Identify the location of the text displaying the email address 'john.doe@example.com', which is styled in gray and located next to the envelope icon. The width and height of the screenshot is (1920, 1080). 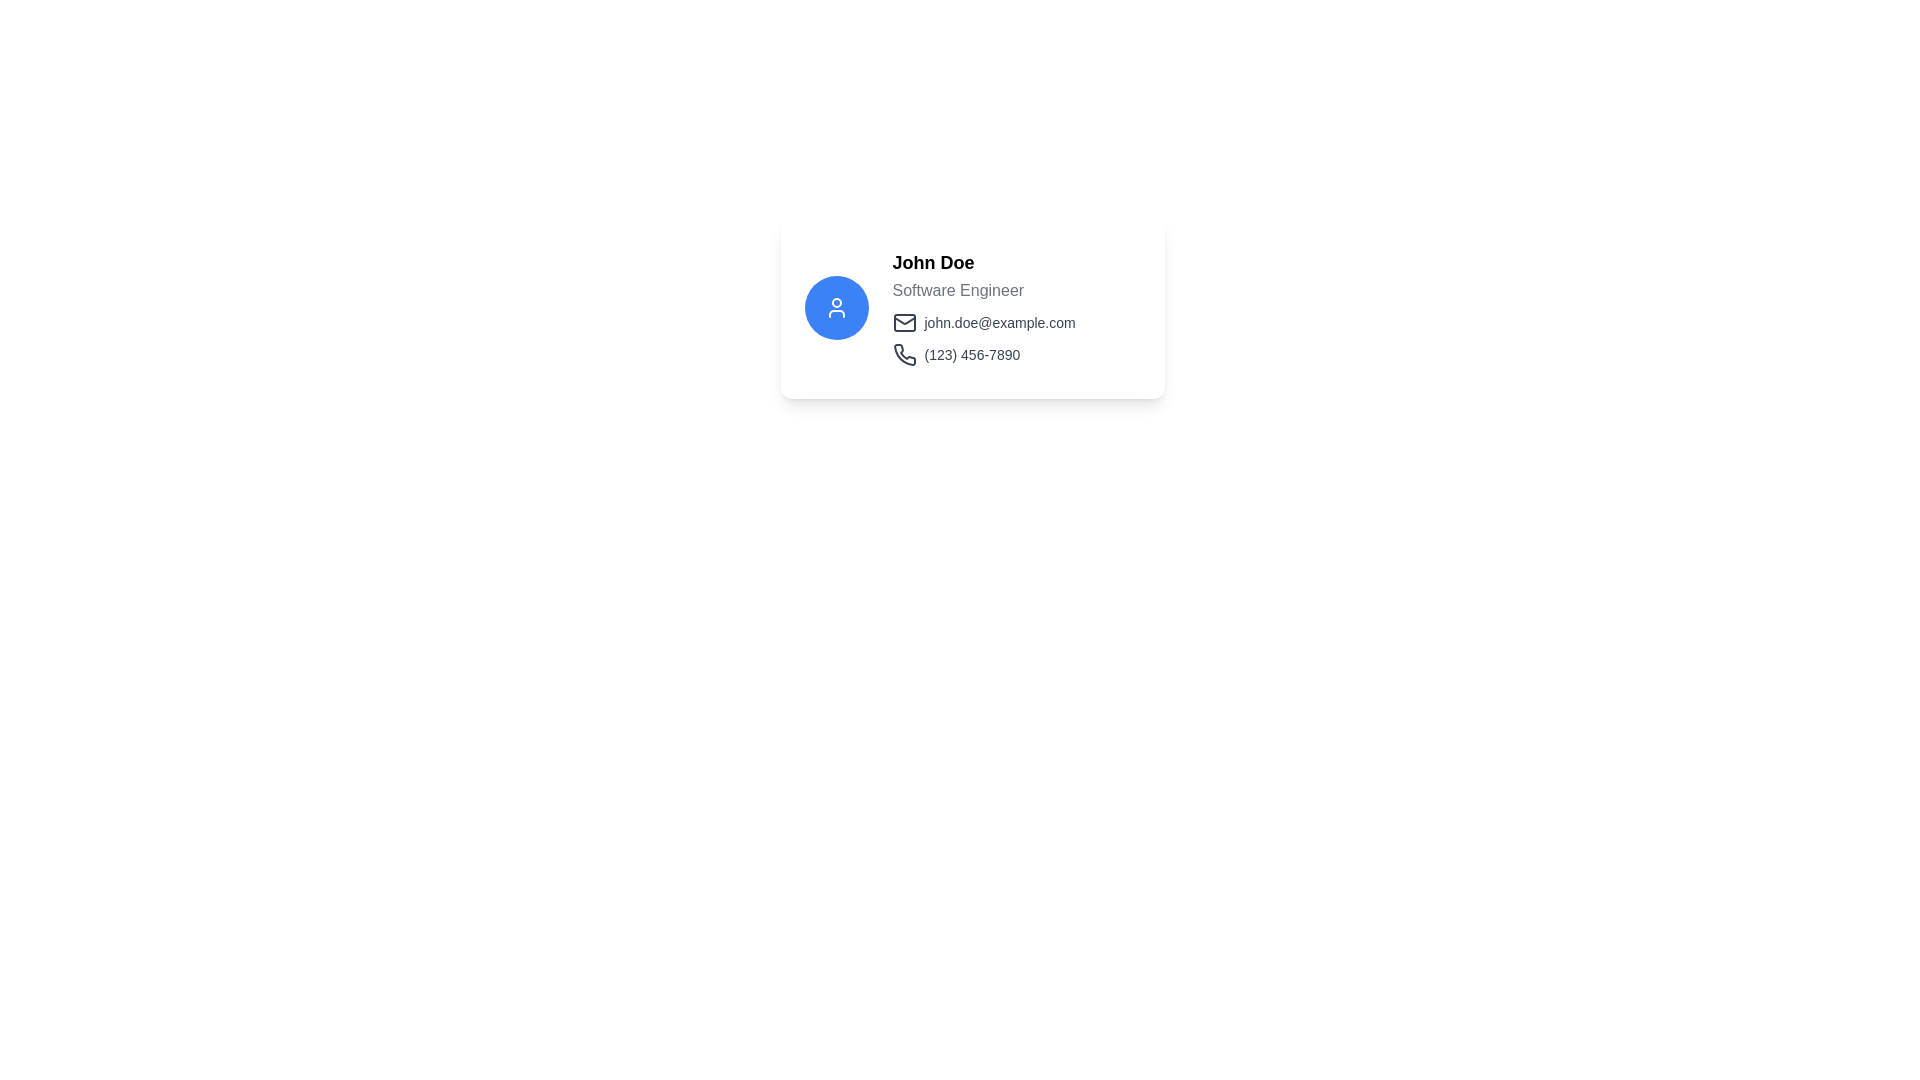
(999, 322).